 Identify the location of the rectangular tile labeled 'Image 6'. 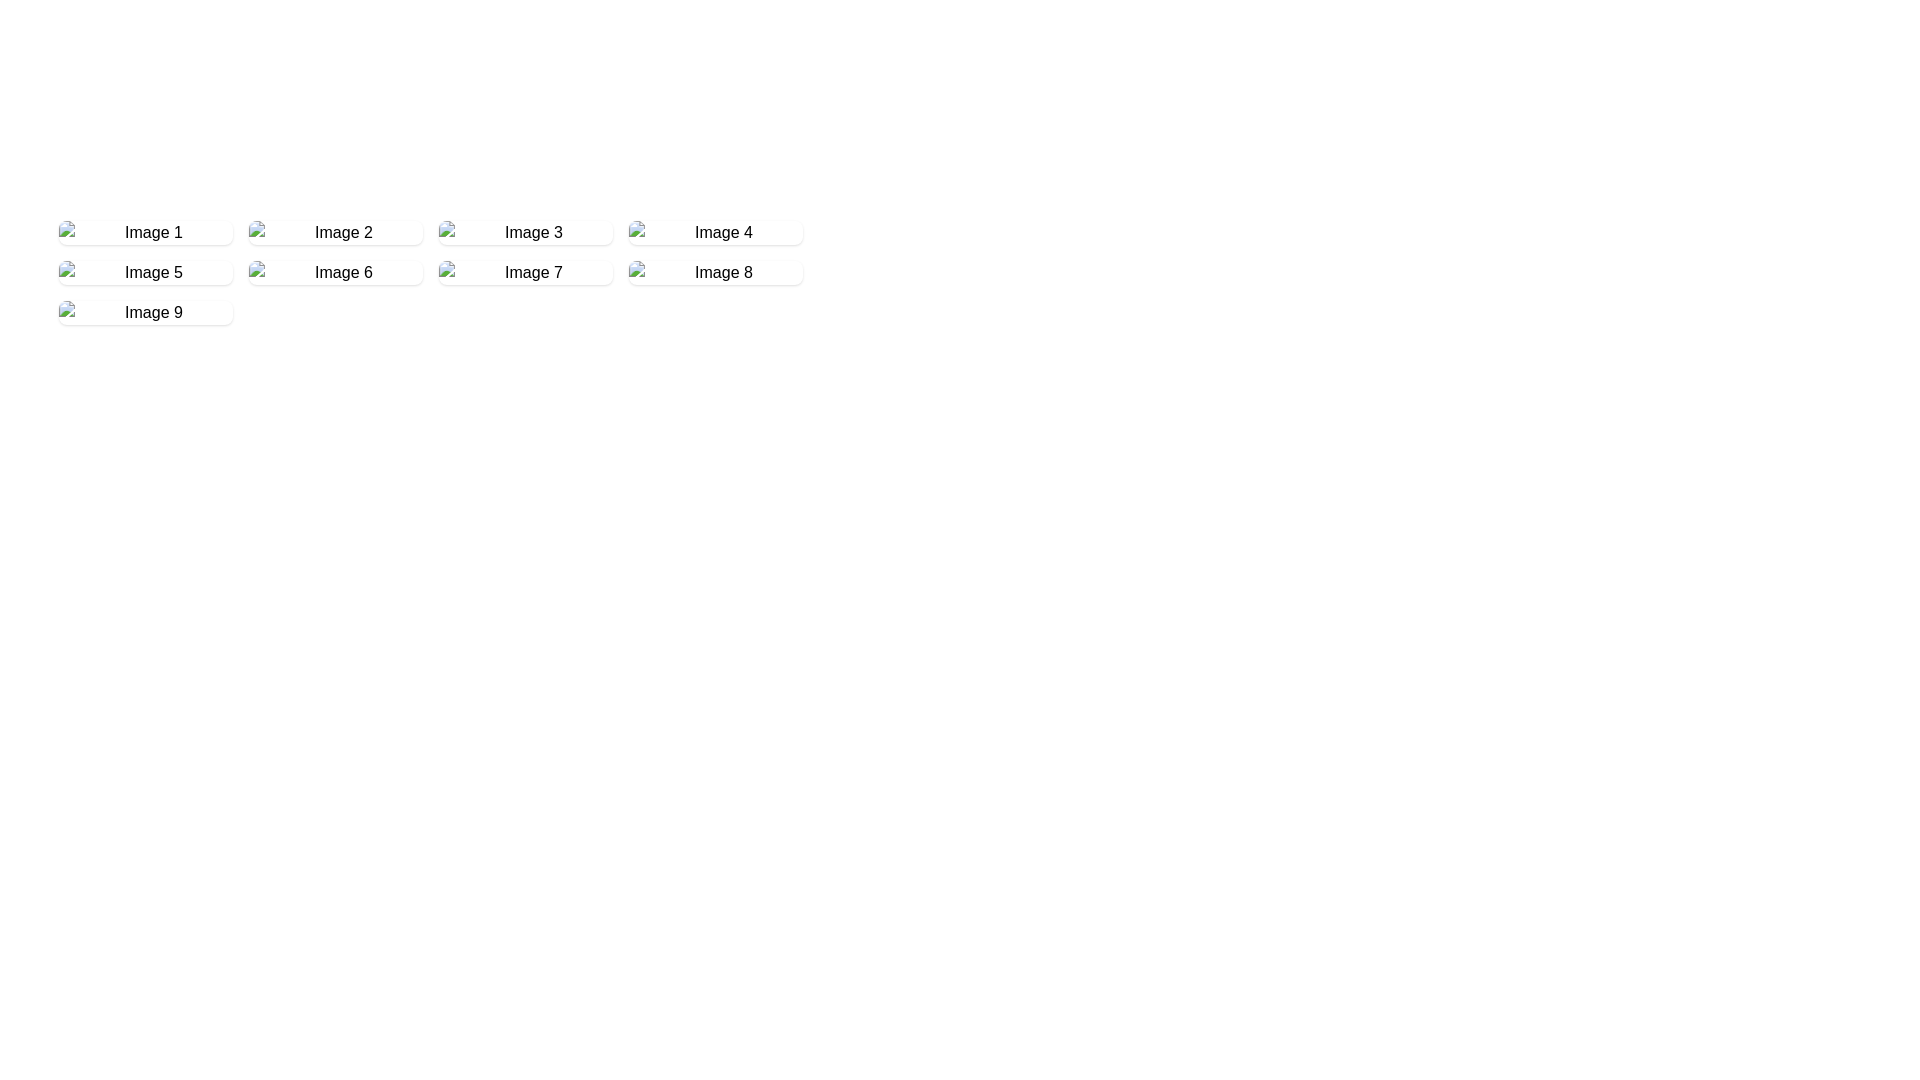
(336, 273).